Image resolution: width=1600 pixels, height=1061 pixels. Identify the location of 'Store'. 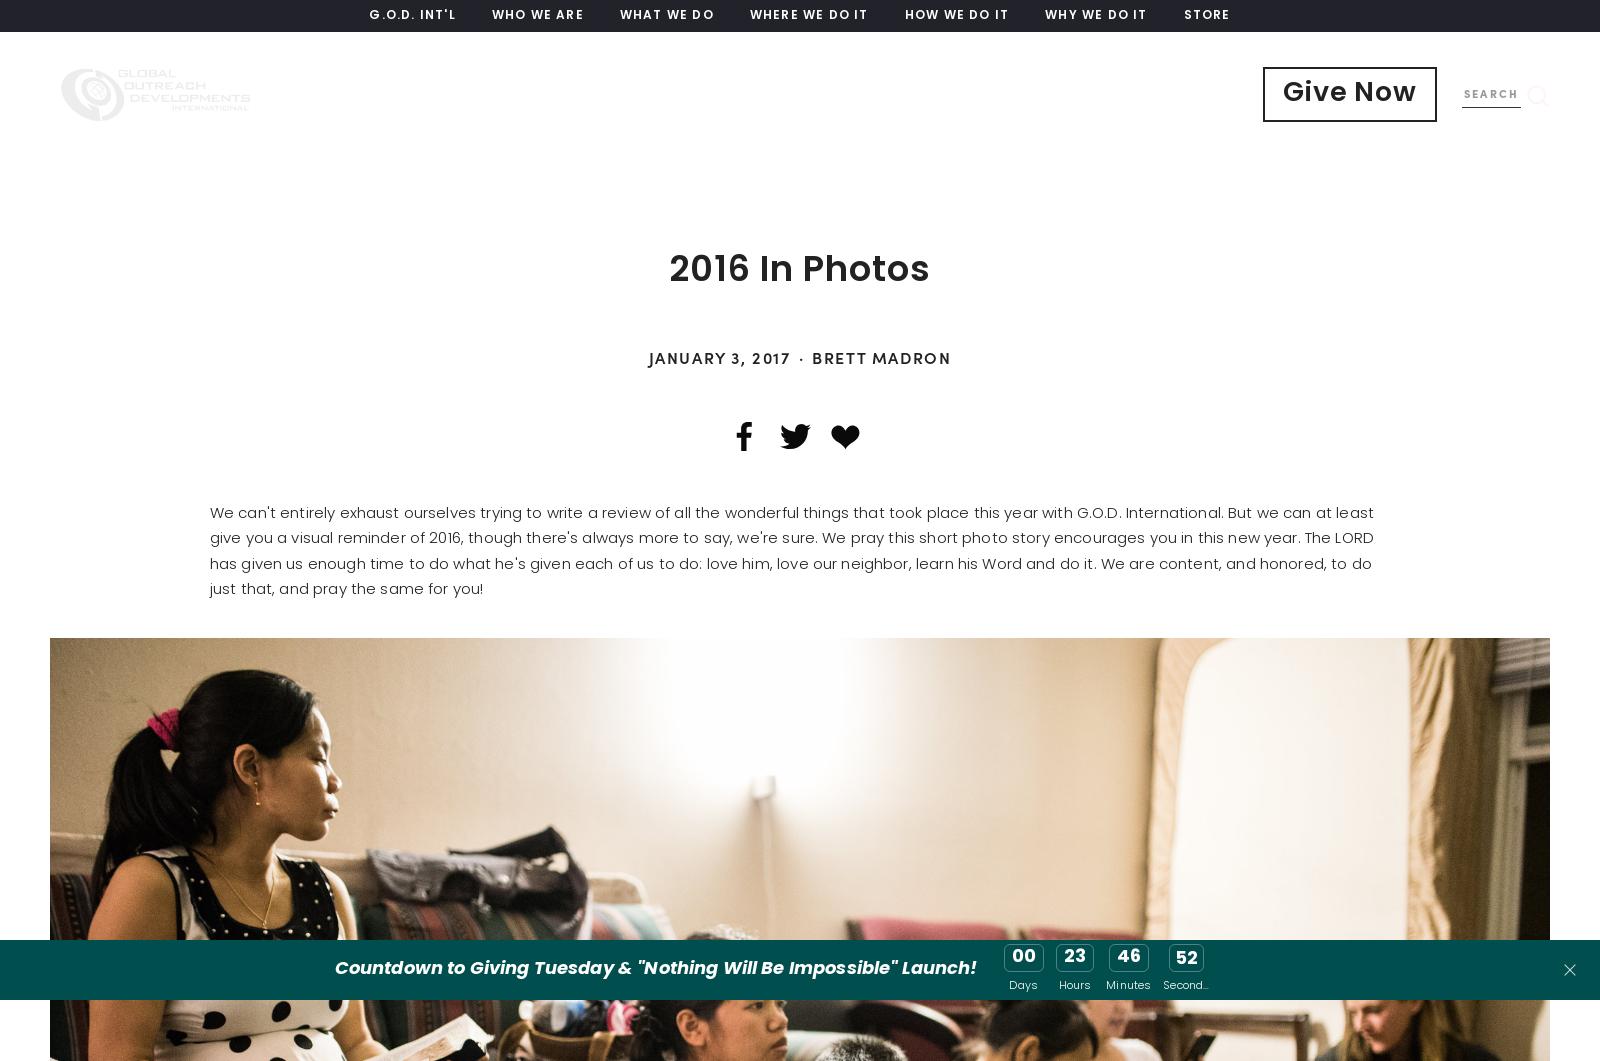
(1205, 16).